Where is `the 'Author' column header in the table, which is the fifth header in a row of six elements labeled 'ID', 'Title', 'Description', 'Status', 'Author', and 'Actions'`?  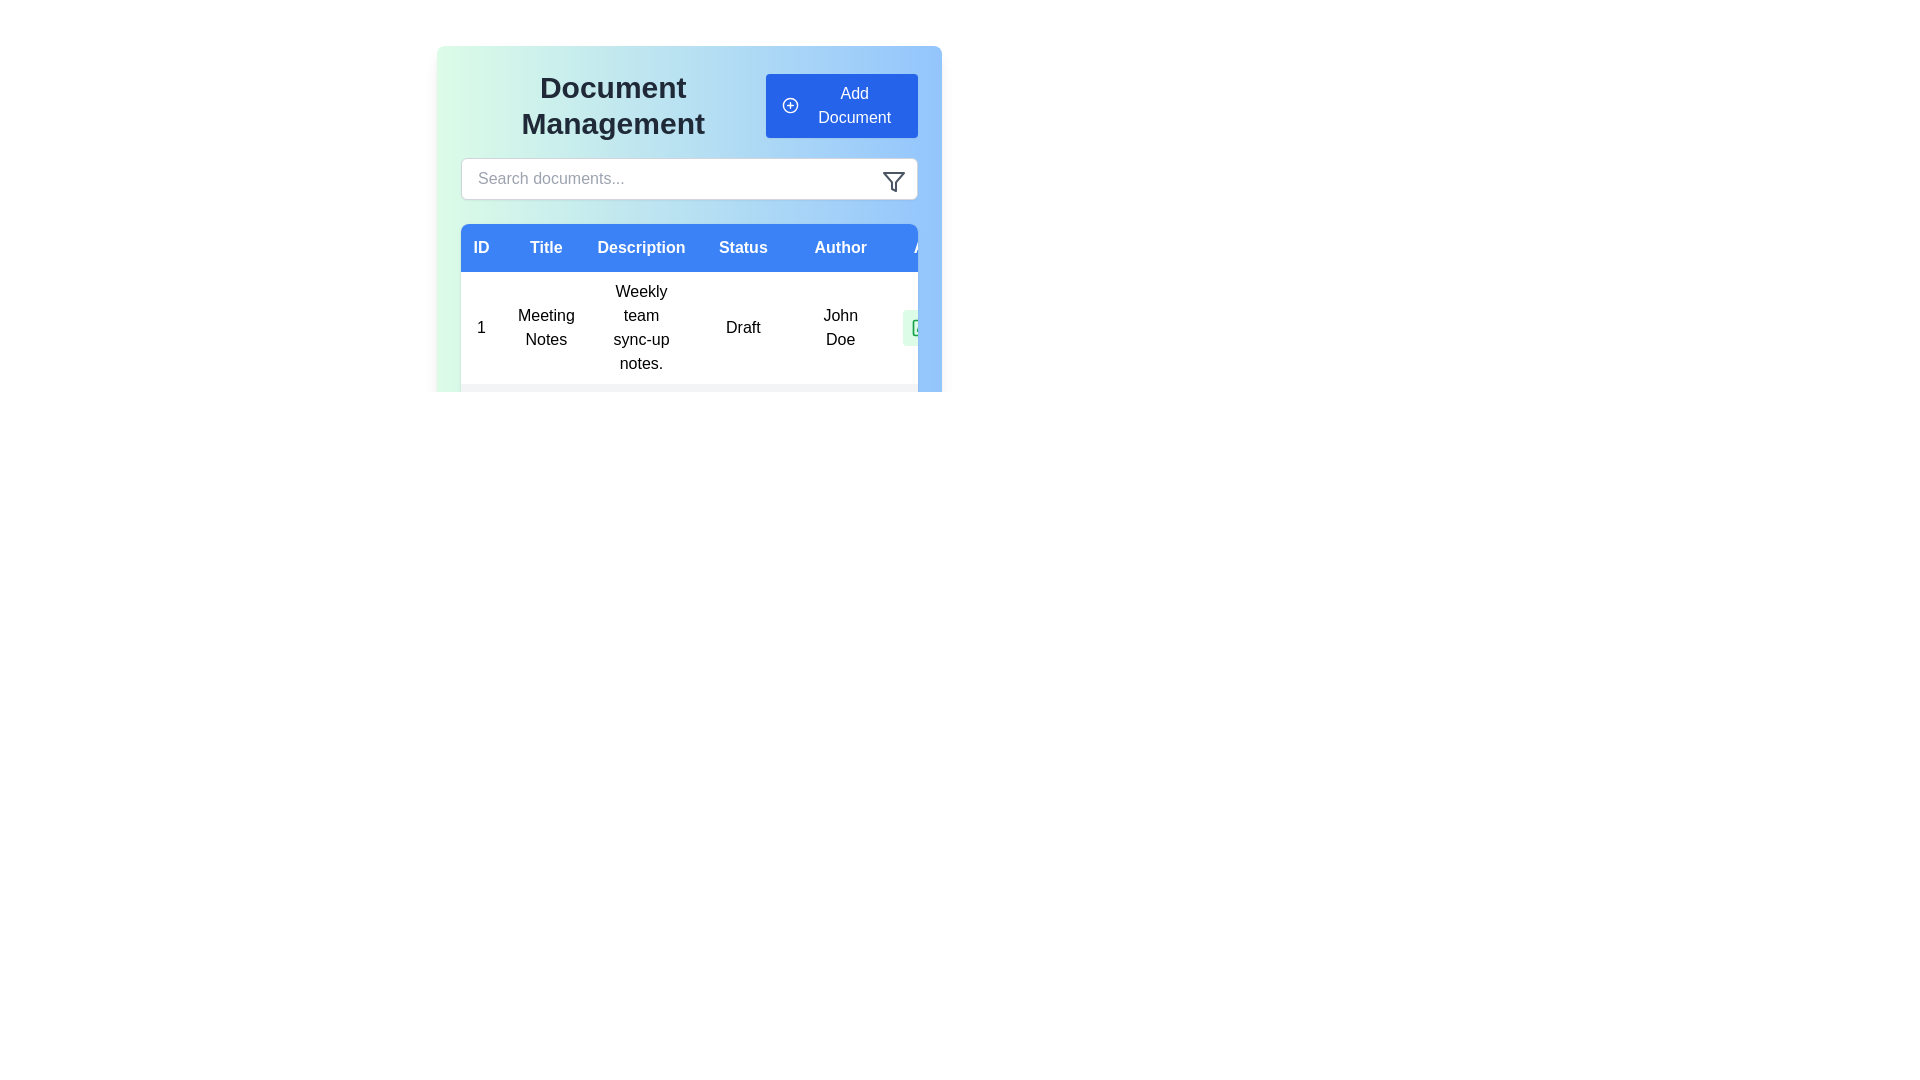 the 'Author' column header in the table, which is the fifth header in a row of six elements labeled 'ID', 'Title', 'Description', 'Status', 'Author', and 'Actions' is located at coordinates (840, 246).